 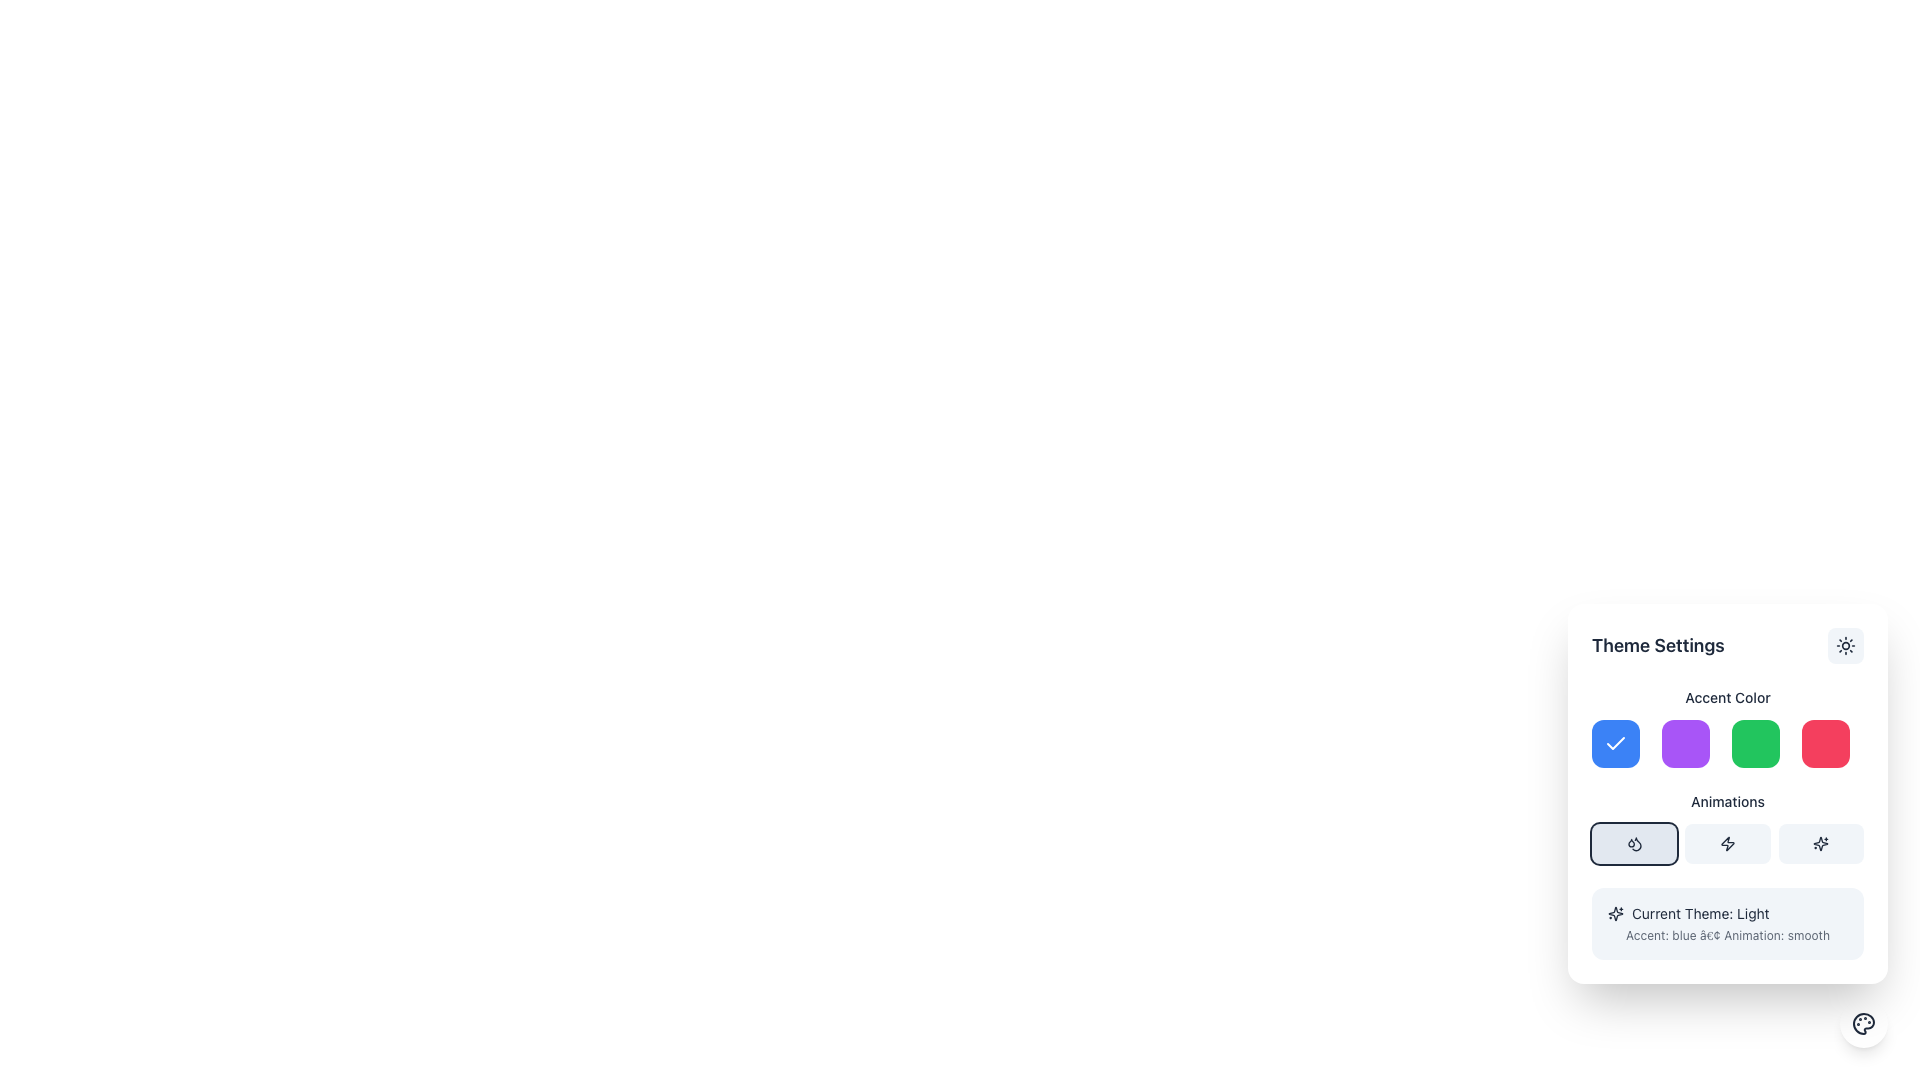 What do you see at coordinates (1755, 744) in the screenshot?
I see `the button that applies a green-themed accent color to observe its scaling effect` at bounding box center [1755, 744].